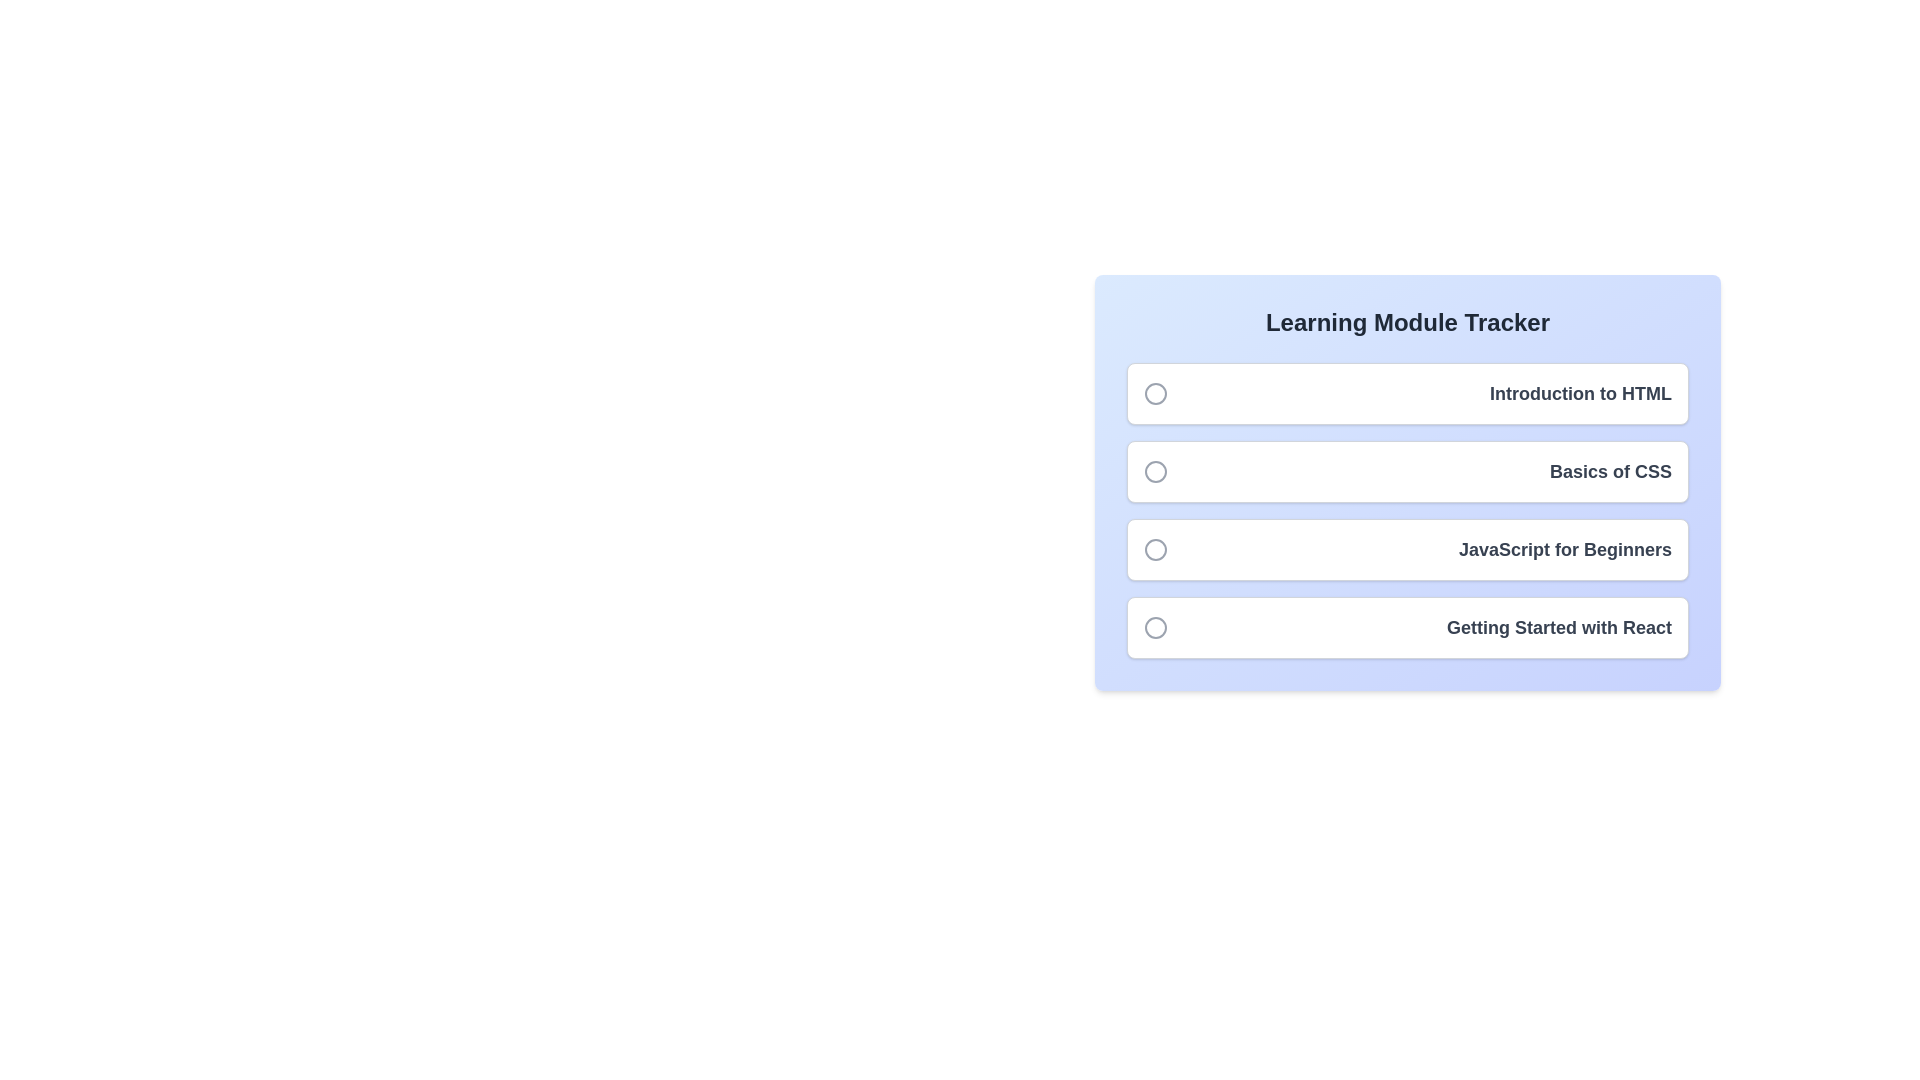  What do you see at coordinates (1406, 322) in the screenshot?
I see `the static text heading 'Learning Module Tracker', which is a bold, large font header centered above the list of modules` at bounding box center [1406, 322].